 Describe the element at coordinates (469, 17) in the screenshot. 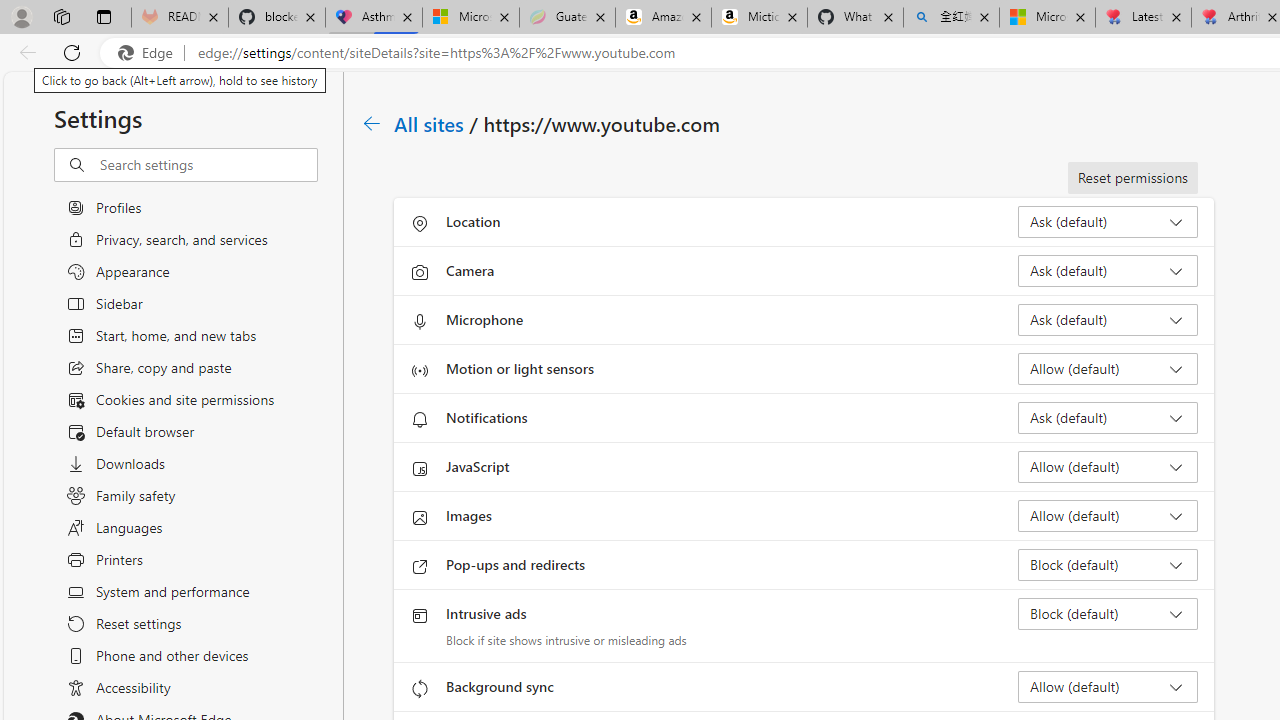

I see `'Microsoft-Report a Concern to Bing'` at that location.